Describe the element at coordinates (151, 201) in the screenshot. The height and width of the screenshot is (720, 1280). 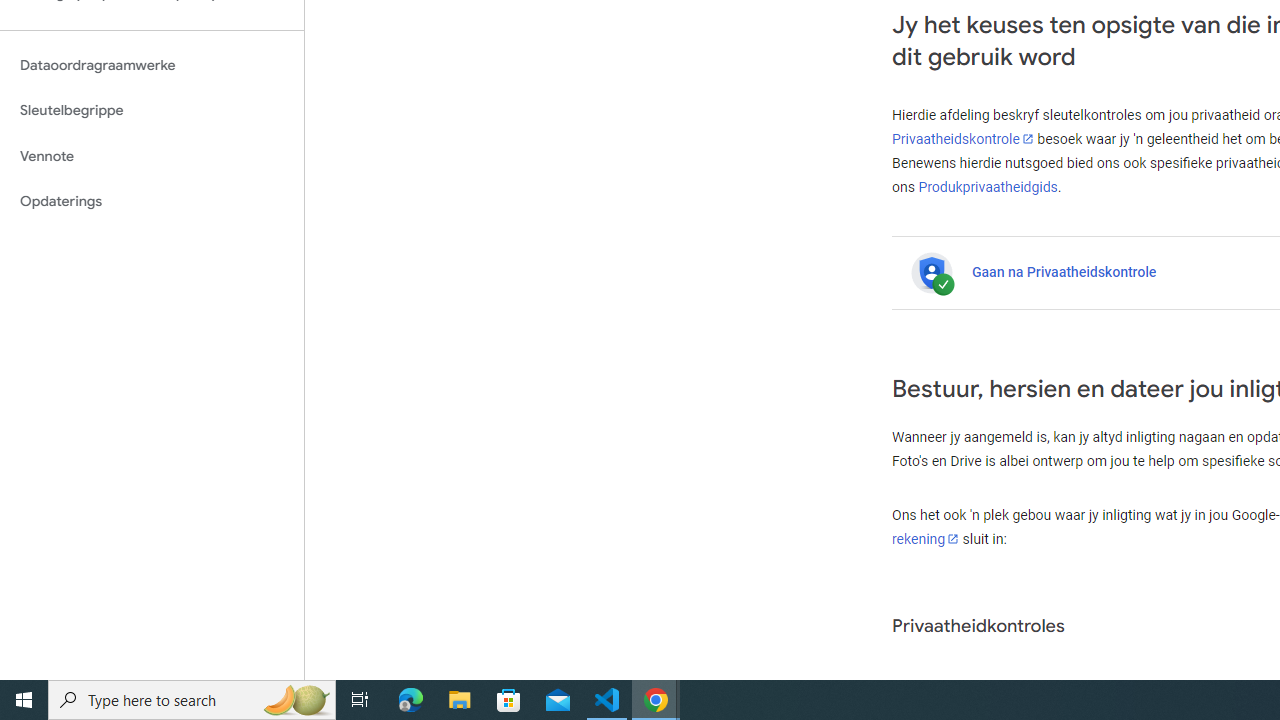
I see `'Opdaterings'` at that location.